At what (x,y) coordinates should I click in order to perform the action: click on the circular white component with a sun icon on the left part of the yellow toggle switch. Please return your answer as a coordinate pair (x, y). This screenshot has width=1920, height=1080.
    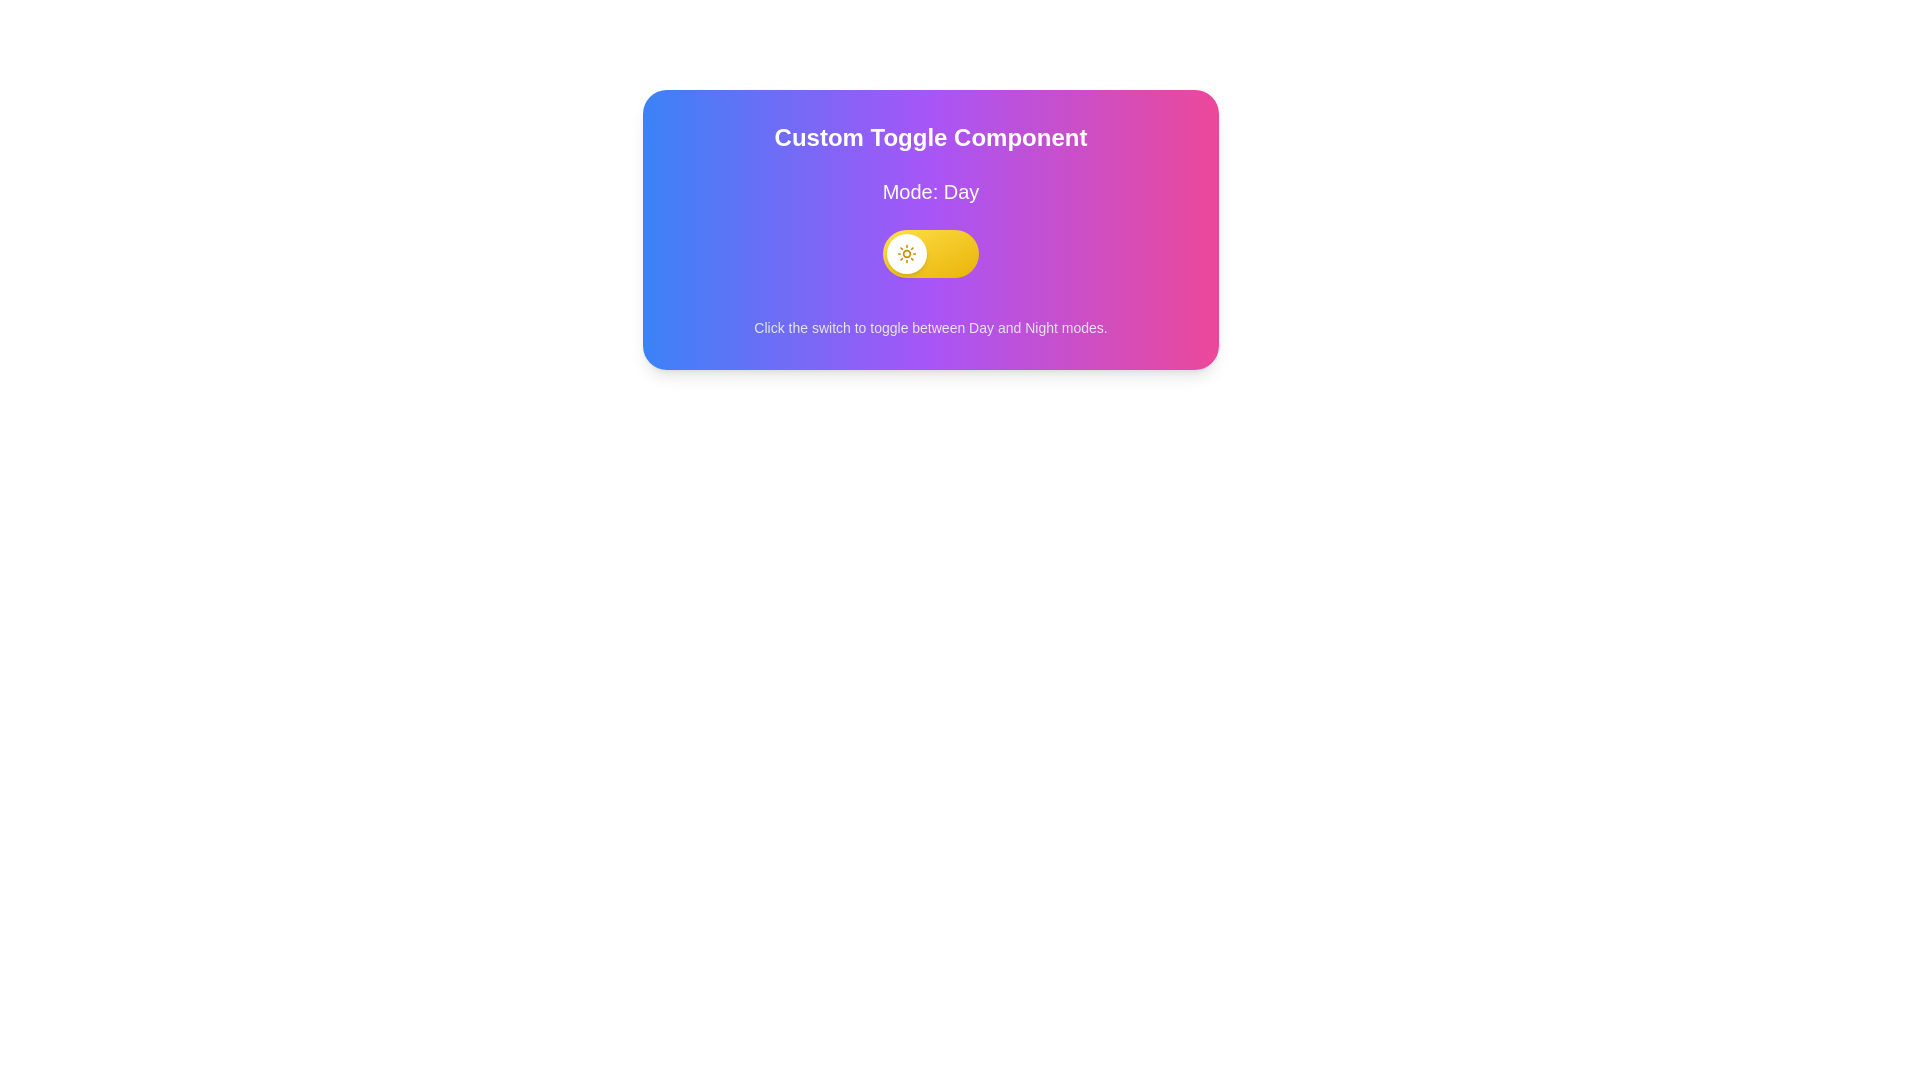
    Looking at the image, I should click on (906, 253).